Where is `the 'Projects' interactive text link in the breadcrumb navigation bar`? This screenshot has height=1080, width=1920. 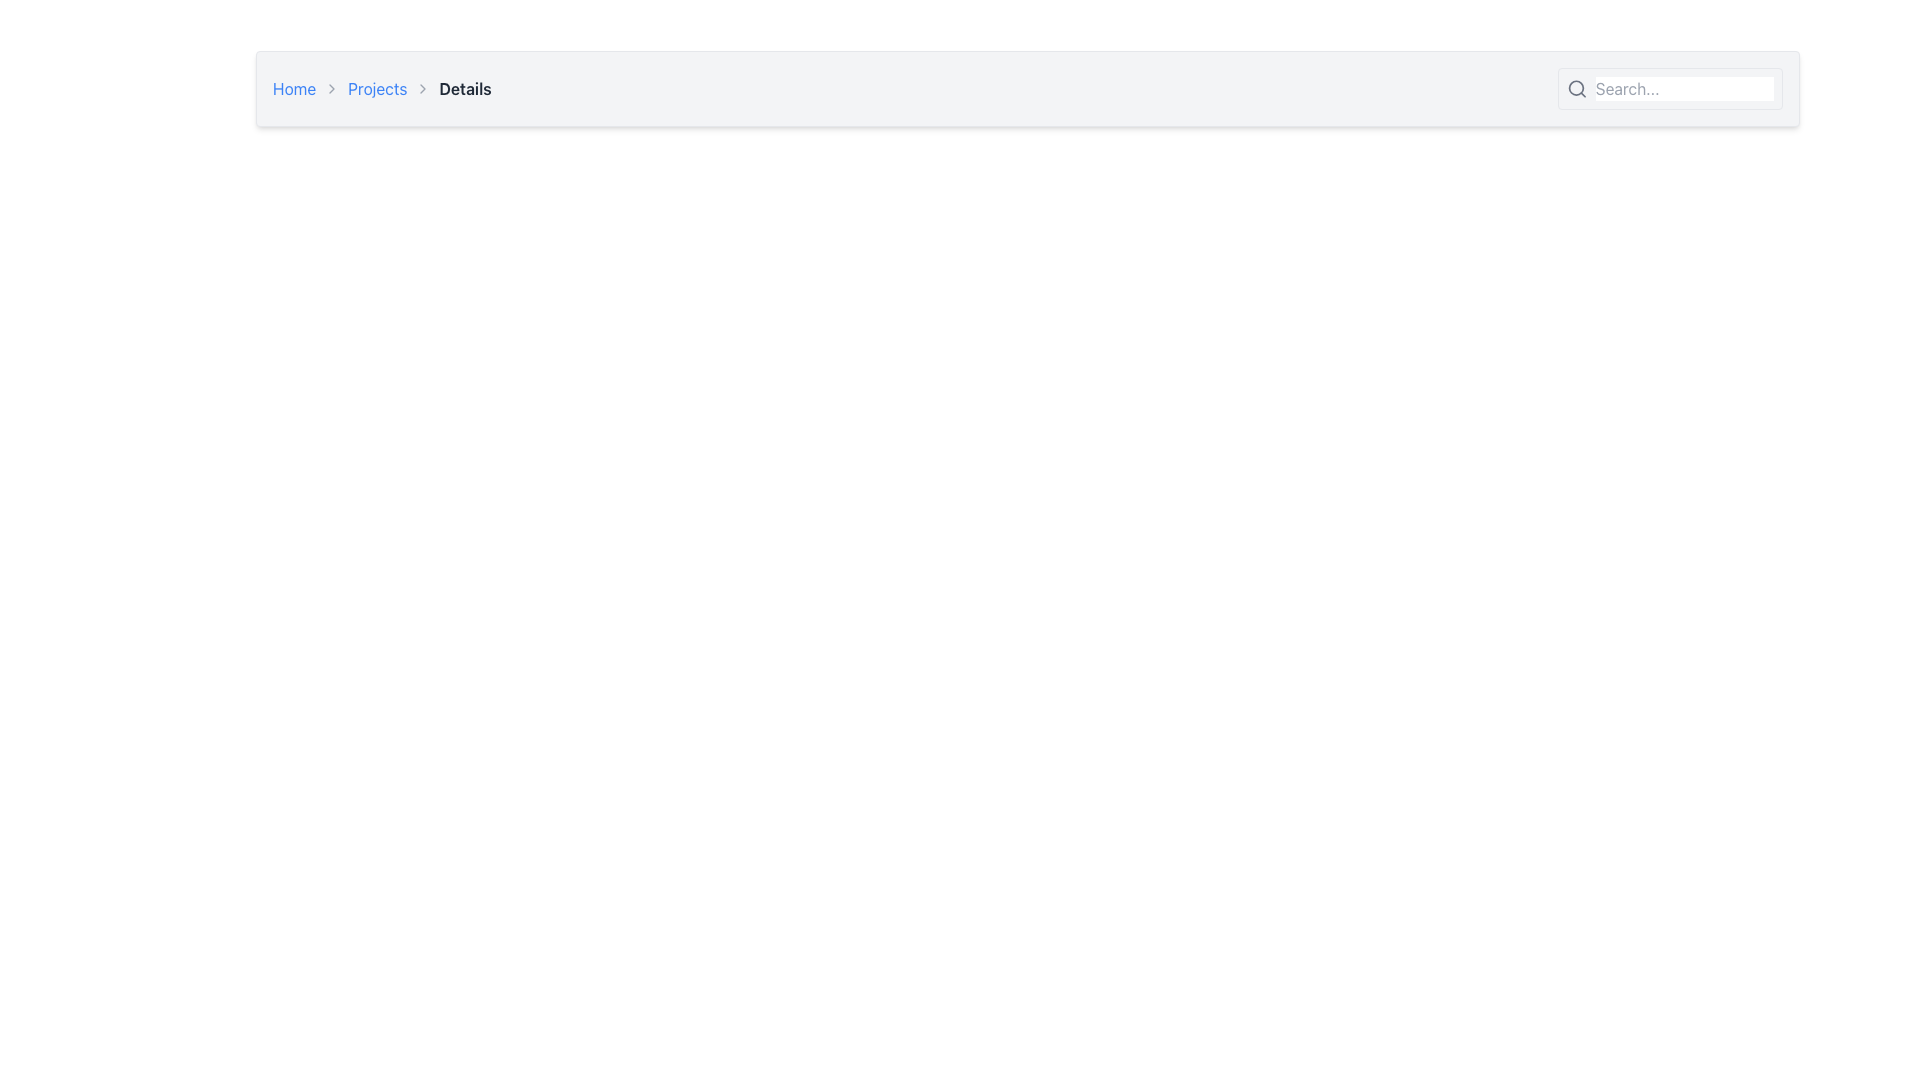 the 'Projects' interactive text link in the breadcrumb navigation bar is located at coordinates (377, 87).